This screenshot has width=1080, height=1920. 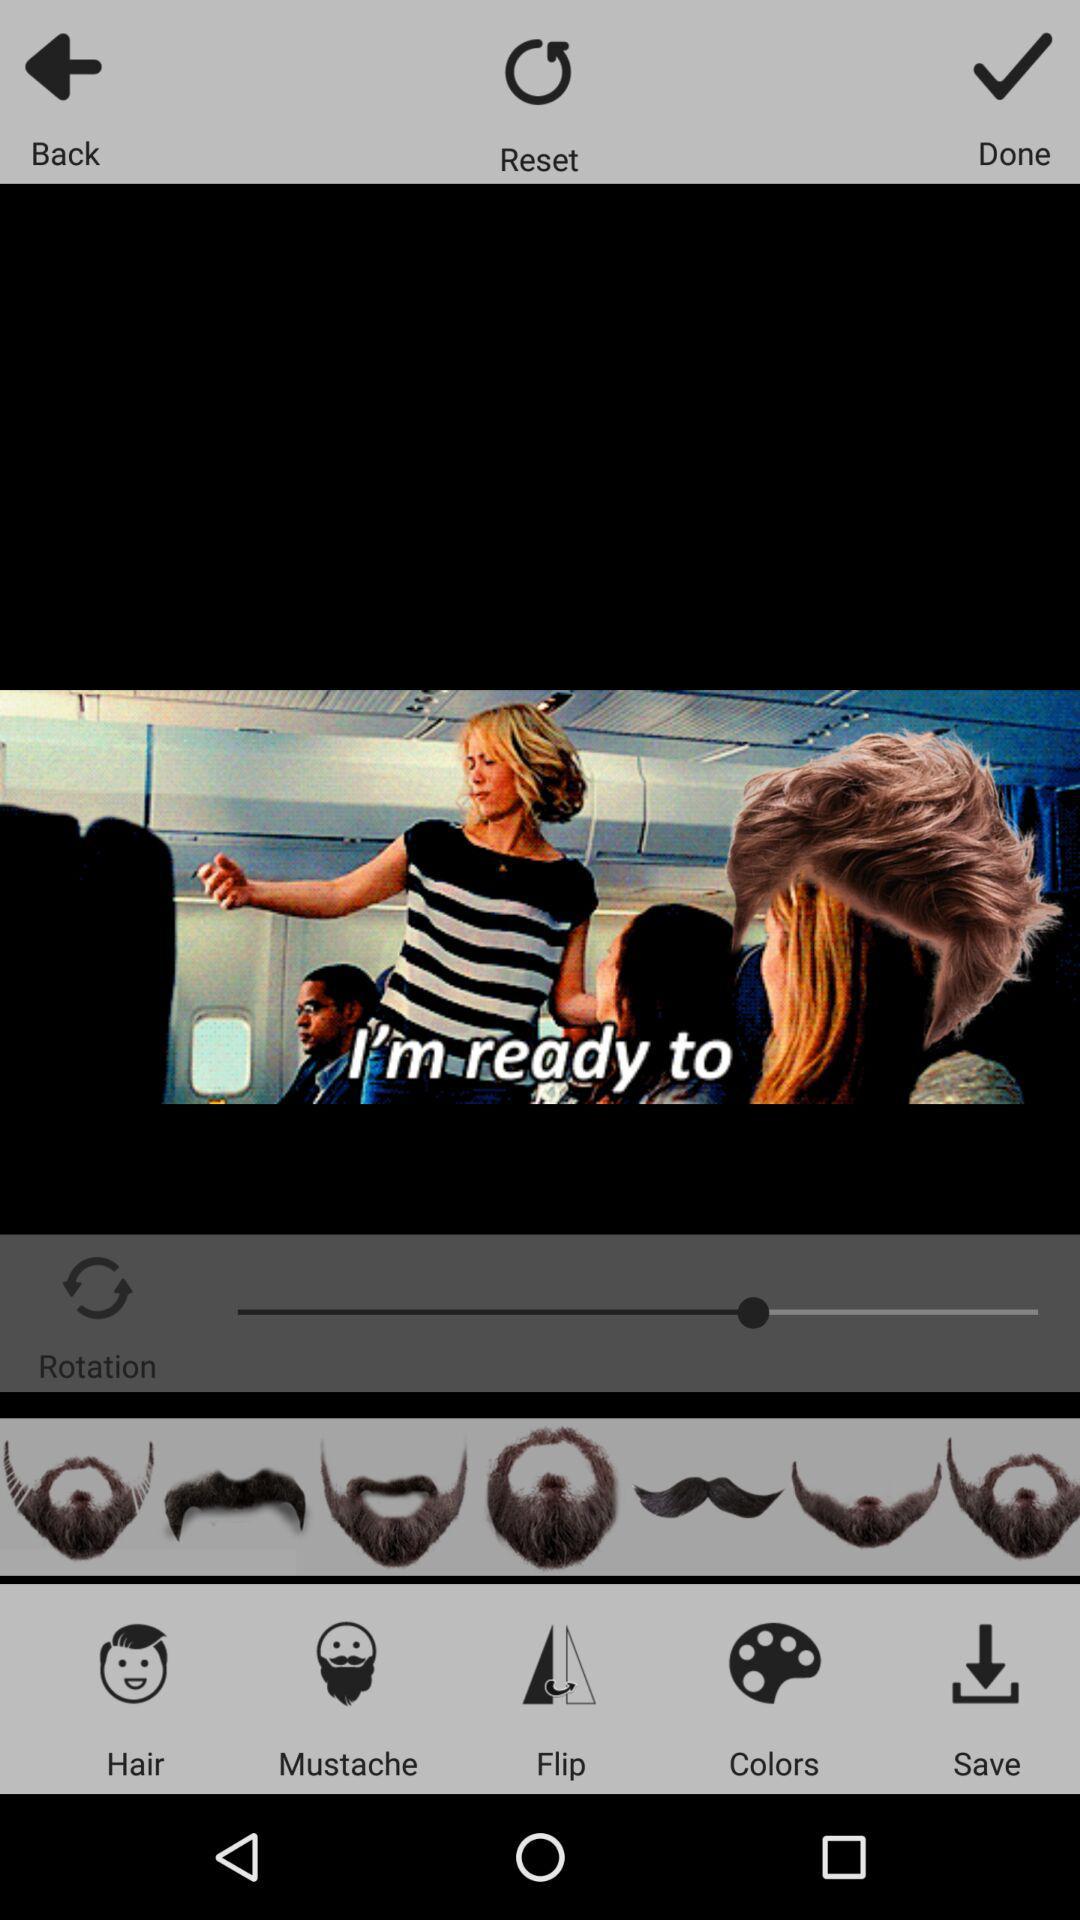 What do you see at coordinates (560, 1662) in the screenshot?
I see `vertical flip` at bounding box center [560, 1662].